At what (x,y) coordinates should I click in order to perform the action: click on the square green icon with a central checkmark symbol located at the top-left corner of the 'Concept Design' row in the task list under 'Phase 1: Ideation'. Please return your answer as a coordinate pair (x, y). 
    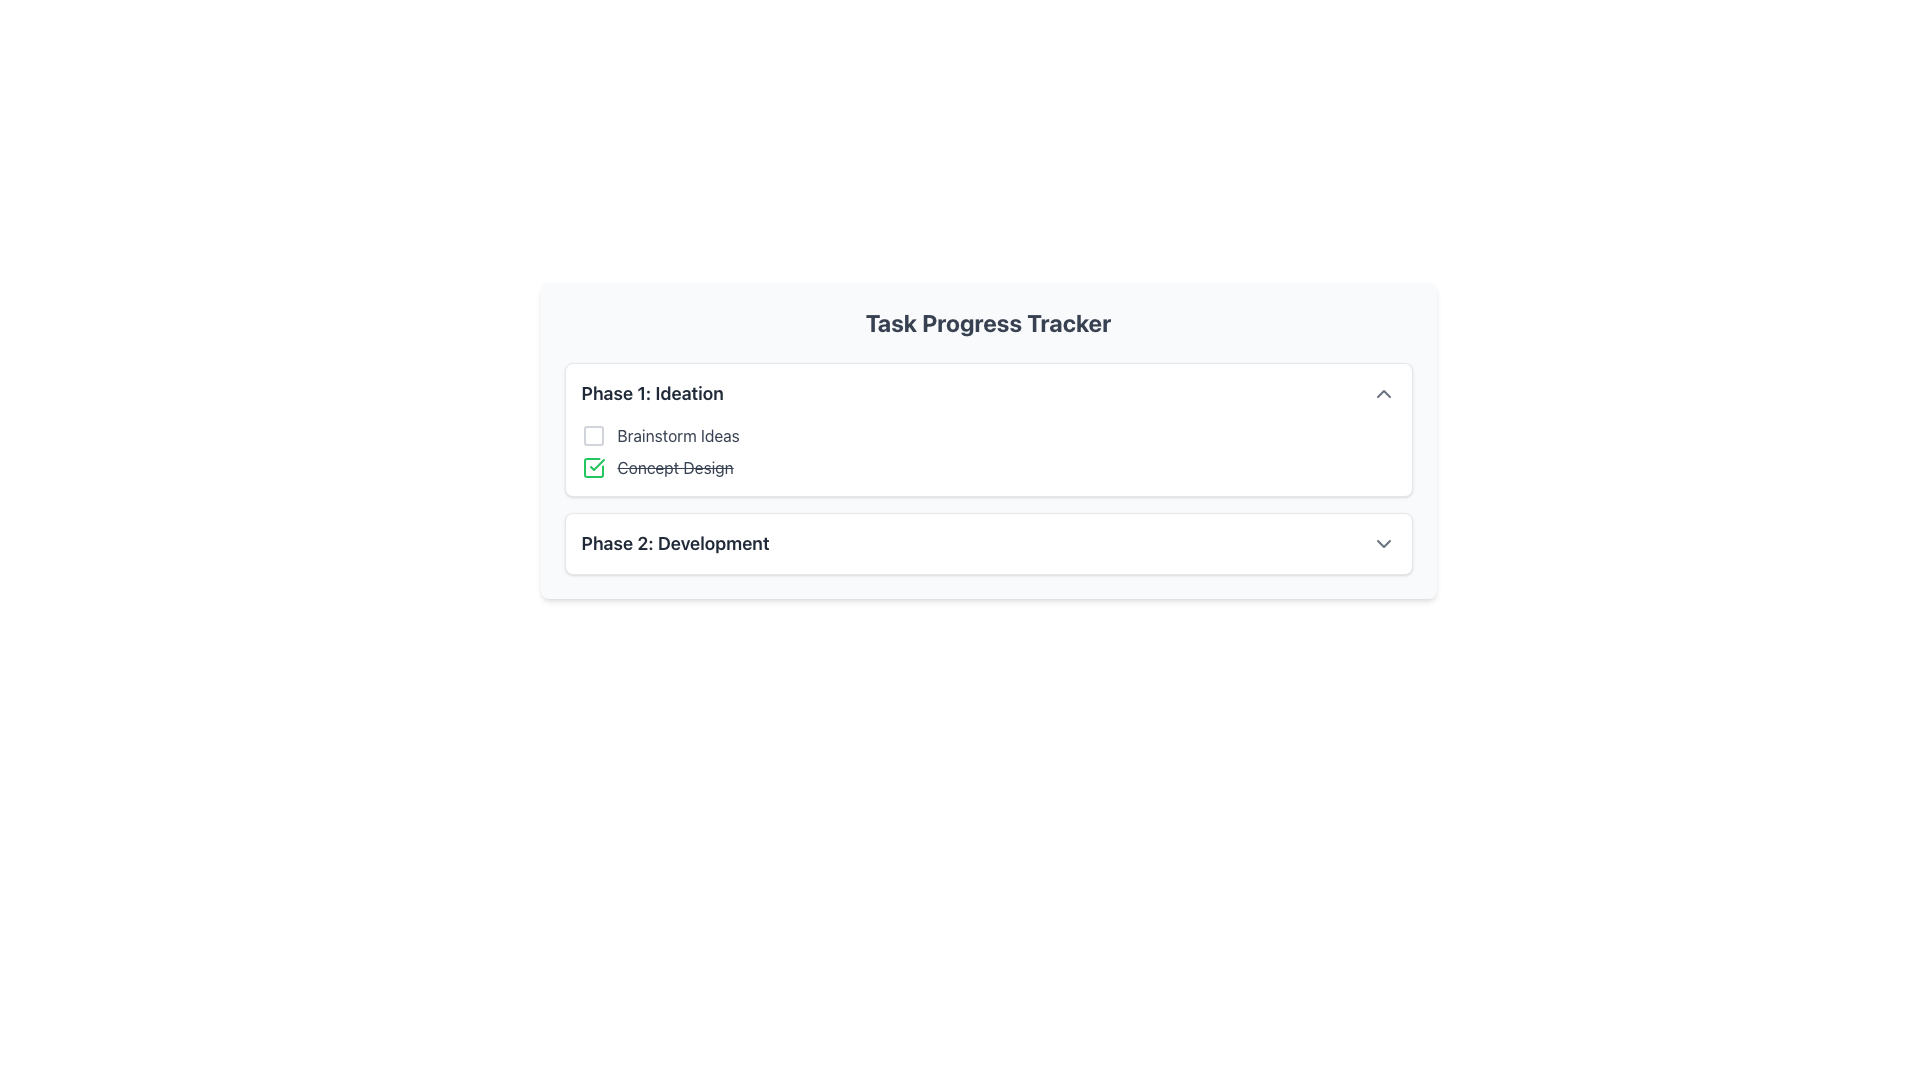
    Looking at the image, I should click on (592, 467).